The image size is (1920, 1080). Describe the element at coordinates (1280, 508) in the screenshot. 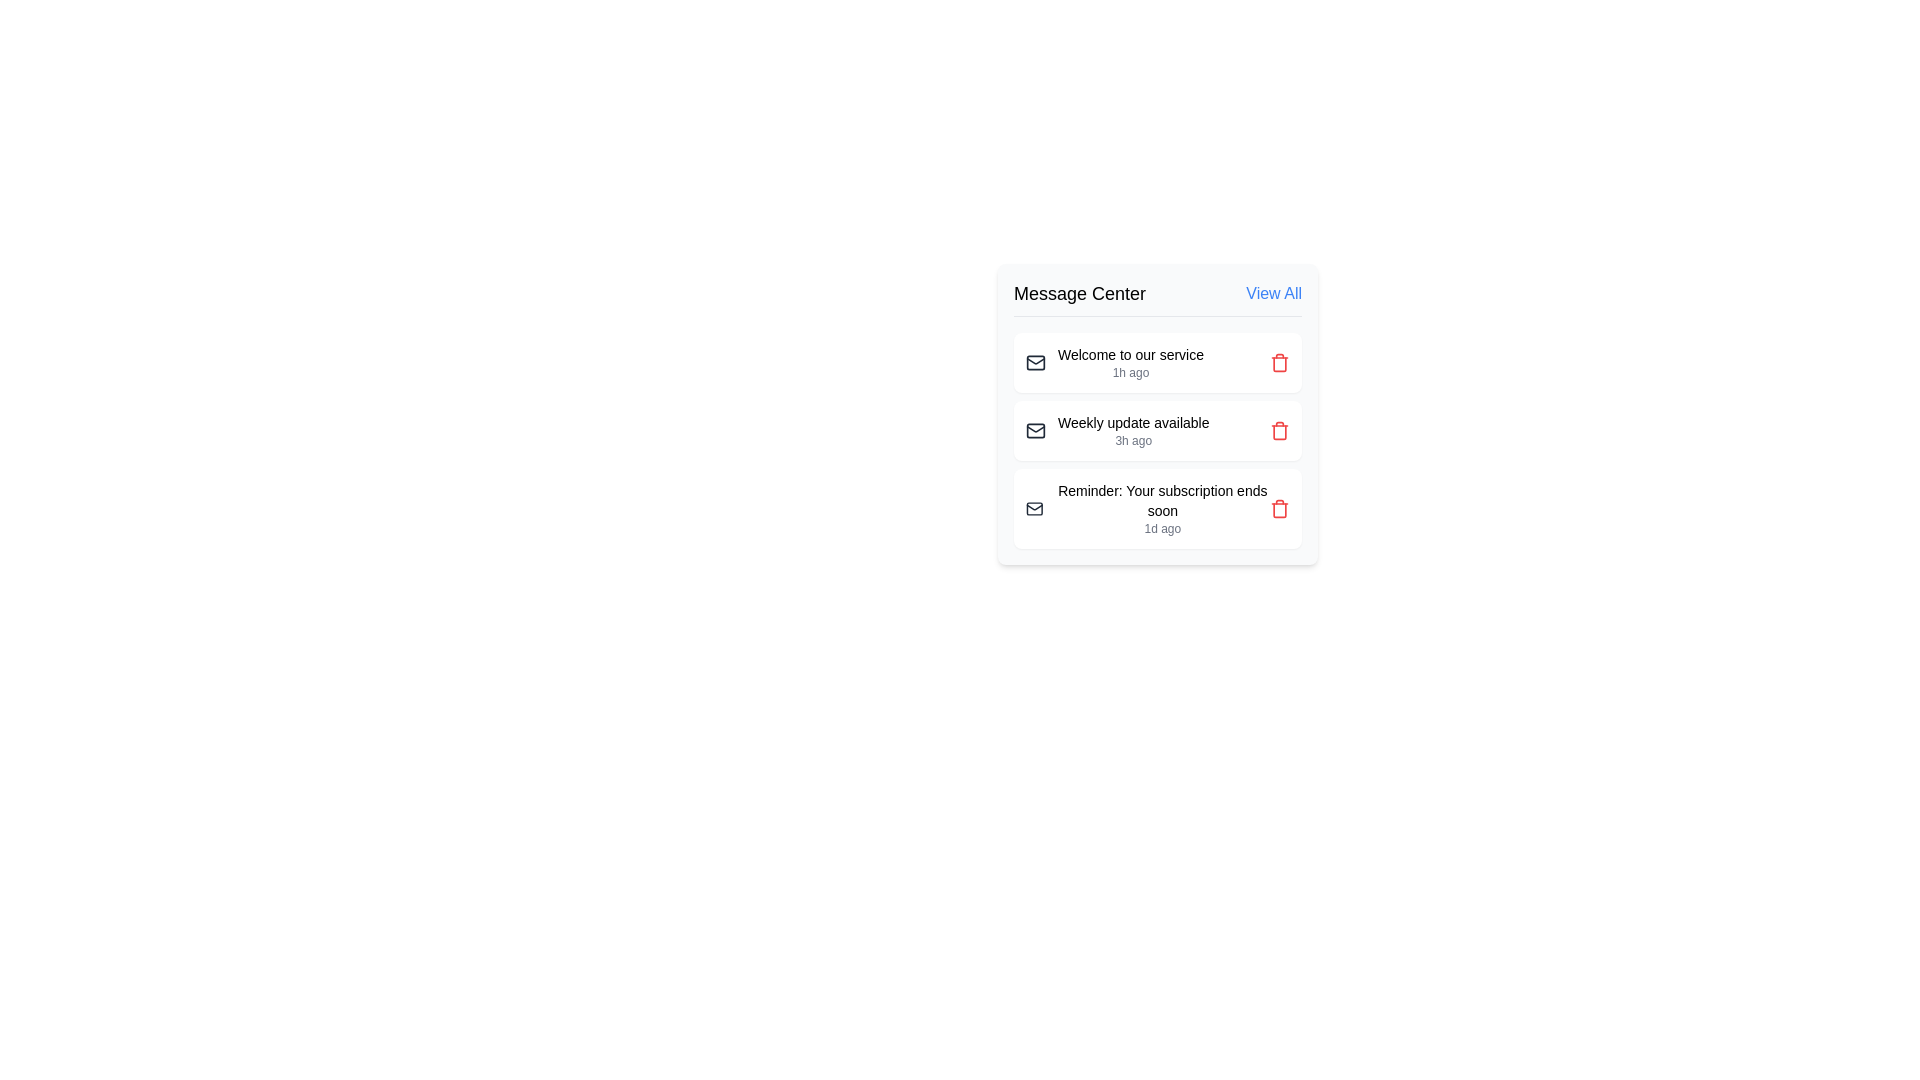

I see `the delete button icon for the 'Reminder: Your subscription ends soon' notification` at that location.